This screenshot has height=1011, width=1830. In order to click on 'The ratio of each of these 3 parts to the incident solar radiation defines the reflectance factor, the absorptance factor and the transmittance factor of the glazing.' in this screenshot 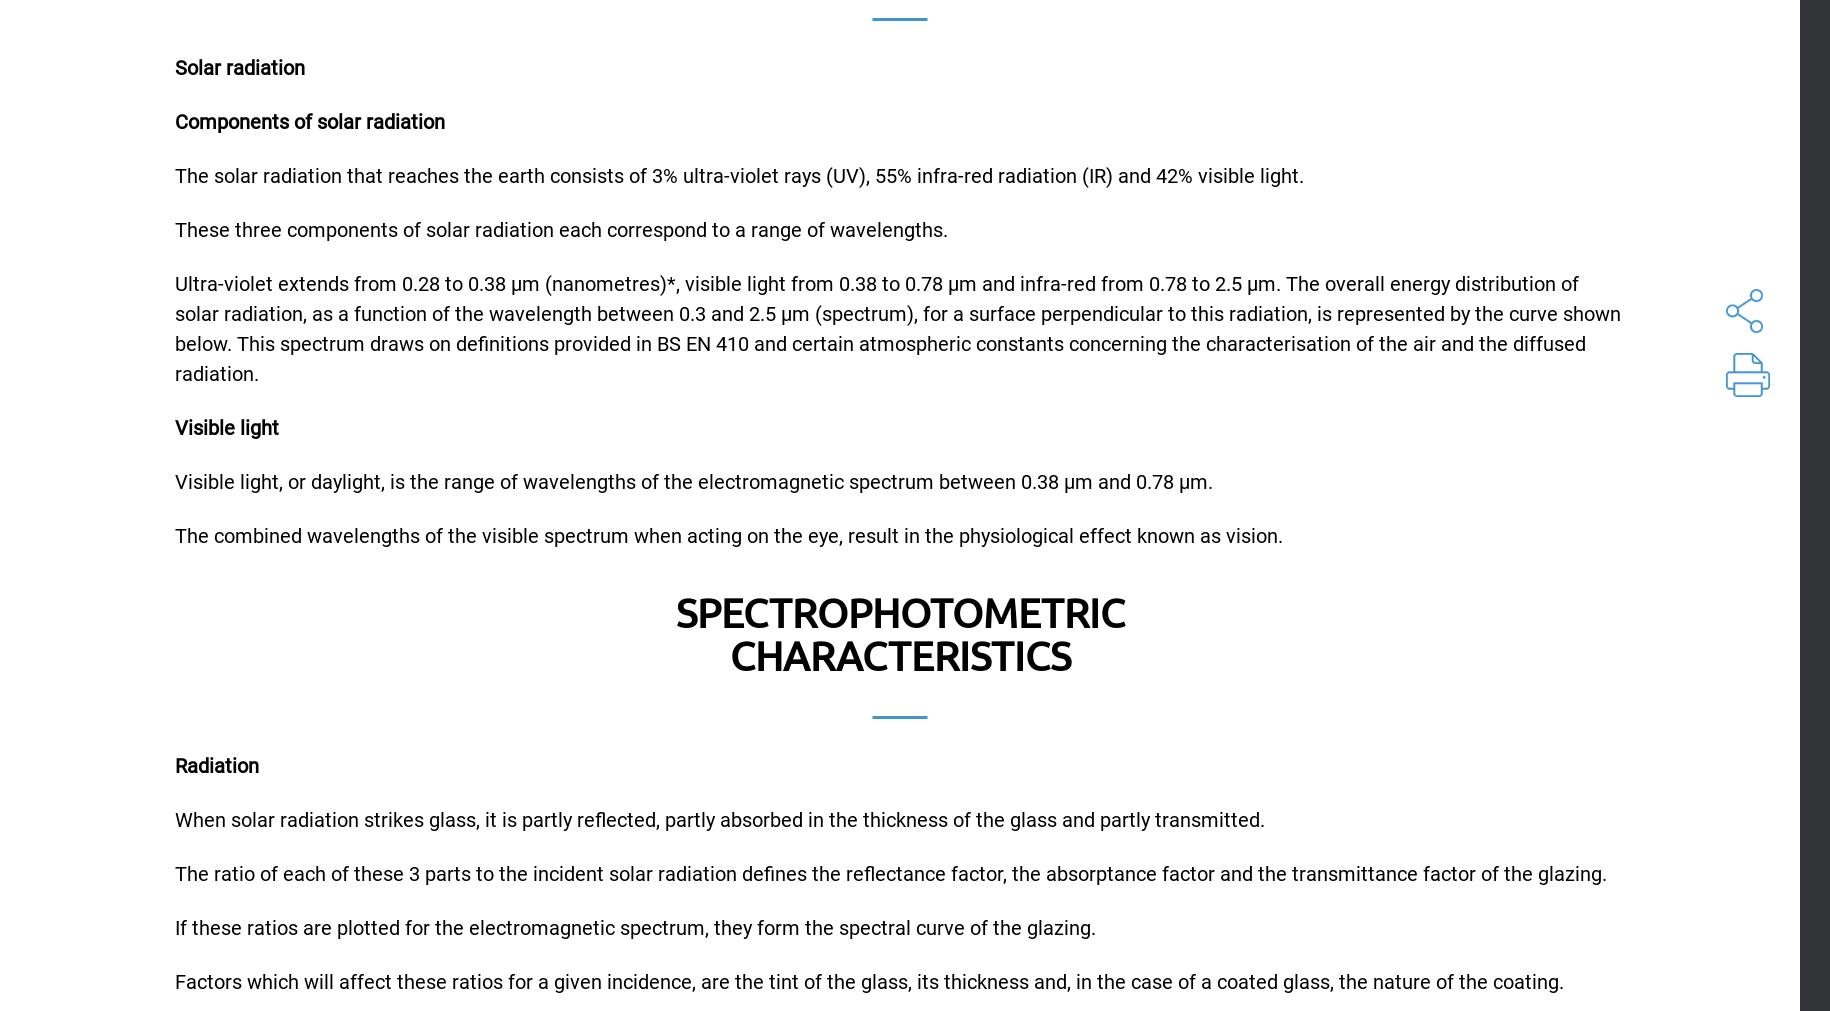, I will do `click(891, 872)`.